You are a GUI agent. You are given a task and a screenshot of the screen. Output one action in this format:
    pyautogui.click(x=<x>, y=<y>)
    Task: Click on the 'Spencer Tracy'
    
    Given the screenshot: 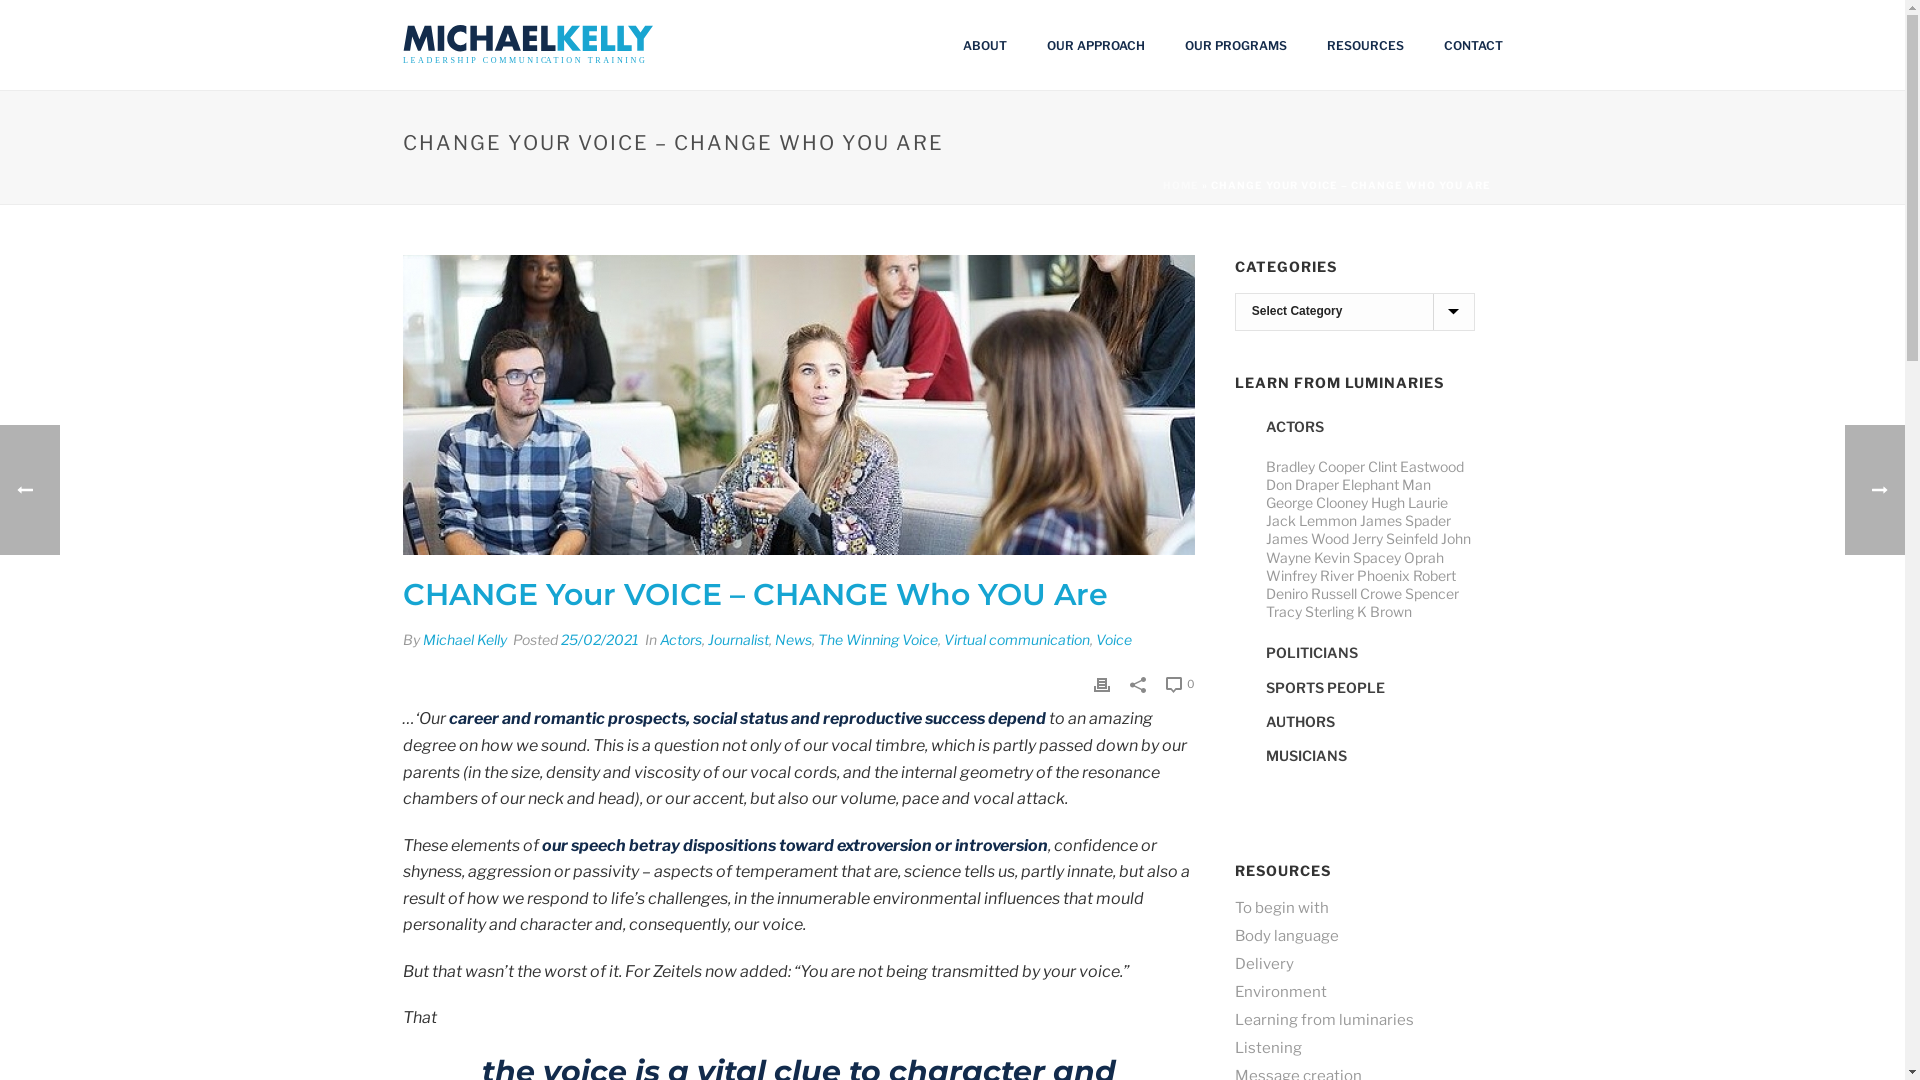 What is the action you would take?
    pyautogui.click(x=1361, y=601)
    